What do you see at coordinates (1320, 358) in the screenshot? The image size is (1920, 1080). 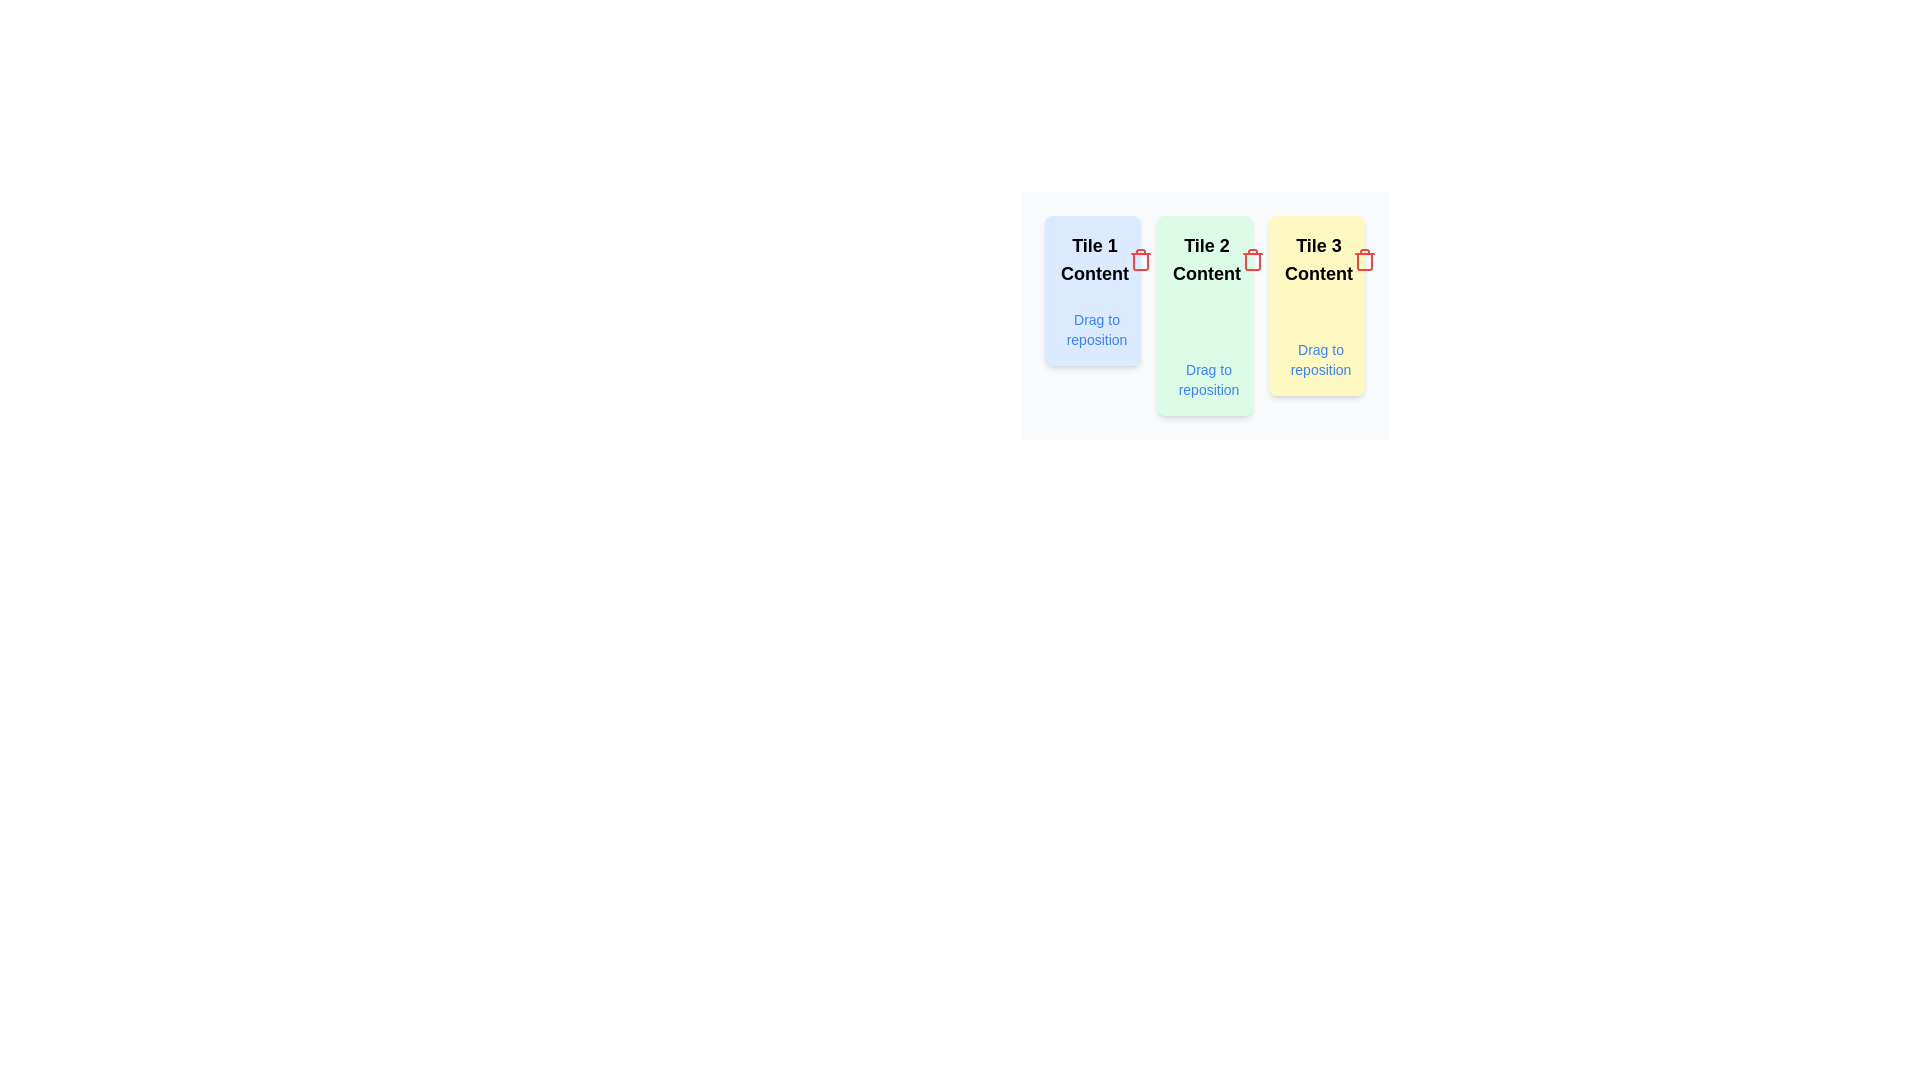 I see `the text element displaying 'Drag to reposition', which is located at the bottom of the third card labeled 'Tile 3 Content'` at bounding box center [1320, 358].